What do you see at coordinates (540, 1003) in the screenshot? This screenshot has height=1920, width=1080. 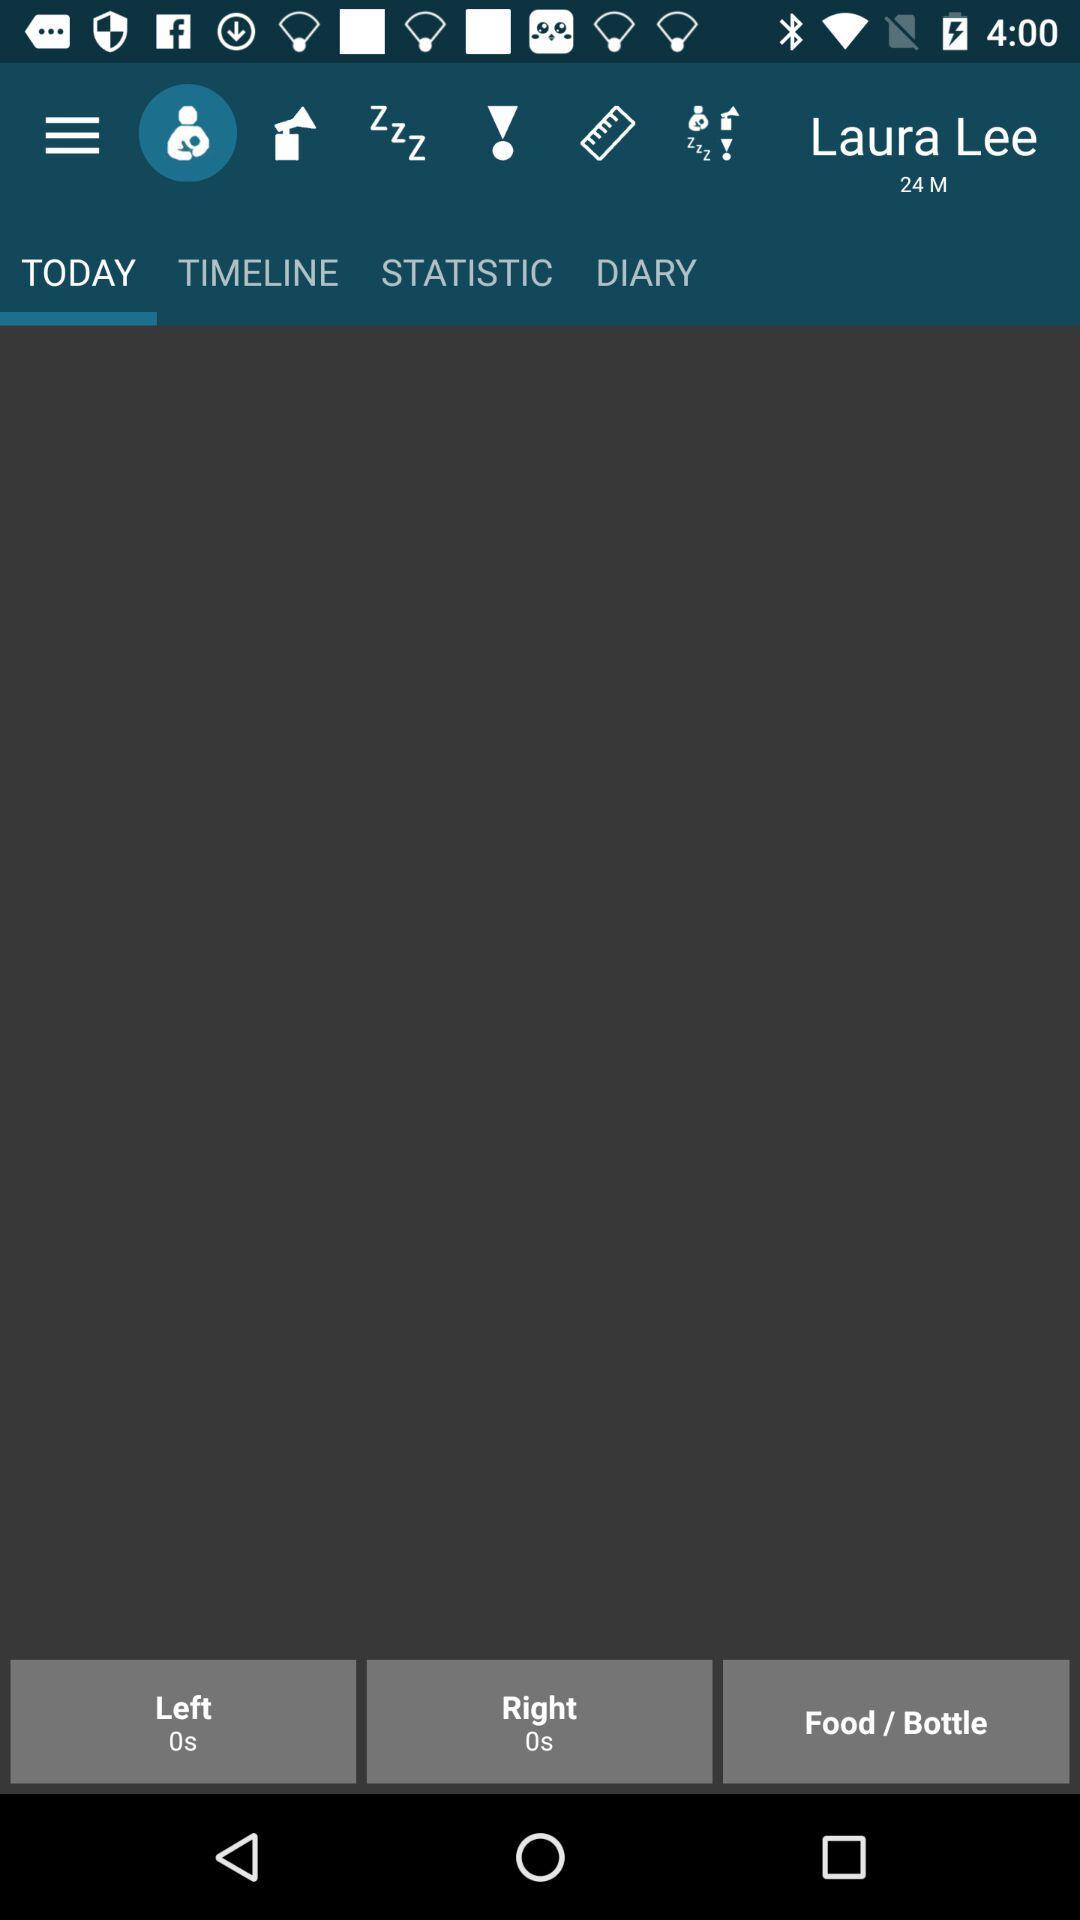 I see `the icon at the center` at bounding box center [540, 1003].